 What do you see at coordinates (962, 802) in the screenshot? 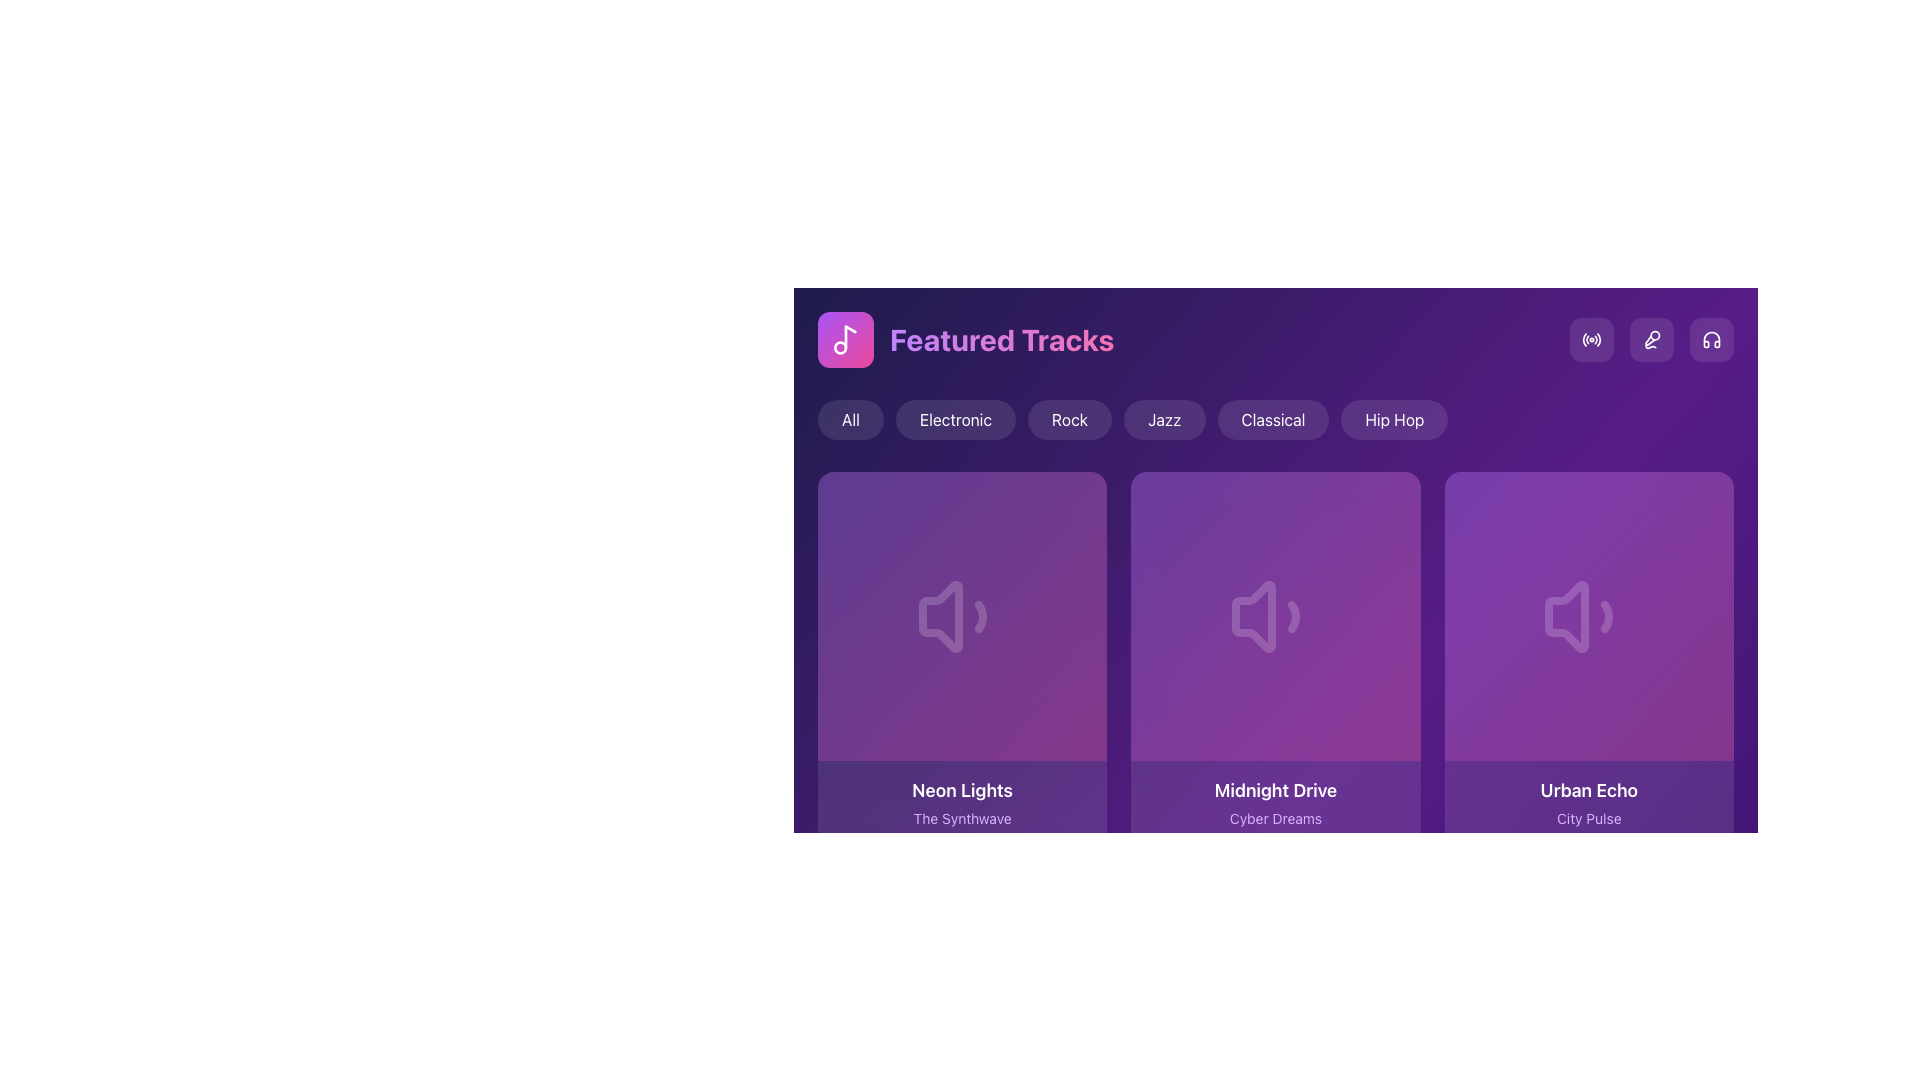
I see `text block containing 'Neon Lights' and 'The Synthwave' styled within a purple card background, located in the top-left section under the 'Featured Tracks' header` at bounding box center [962, 802].